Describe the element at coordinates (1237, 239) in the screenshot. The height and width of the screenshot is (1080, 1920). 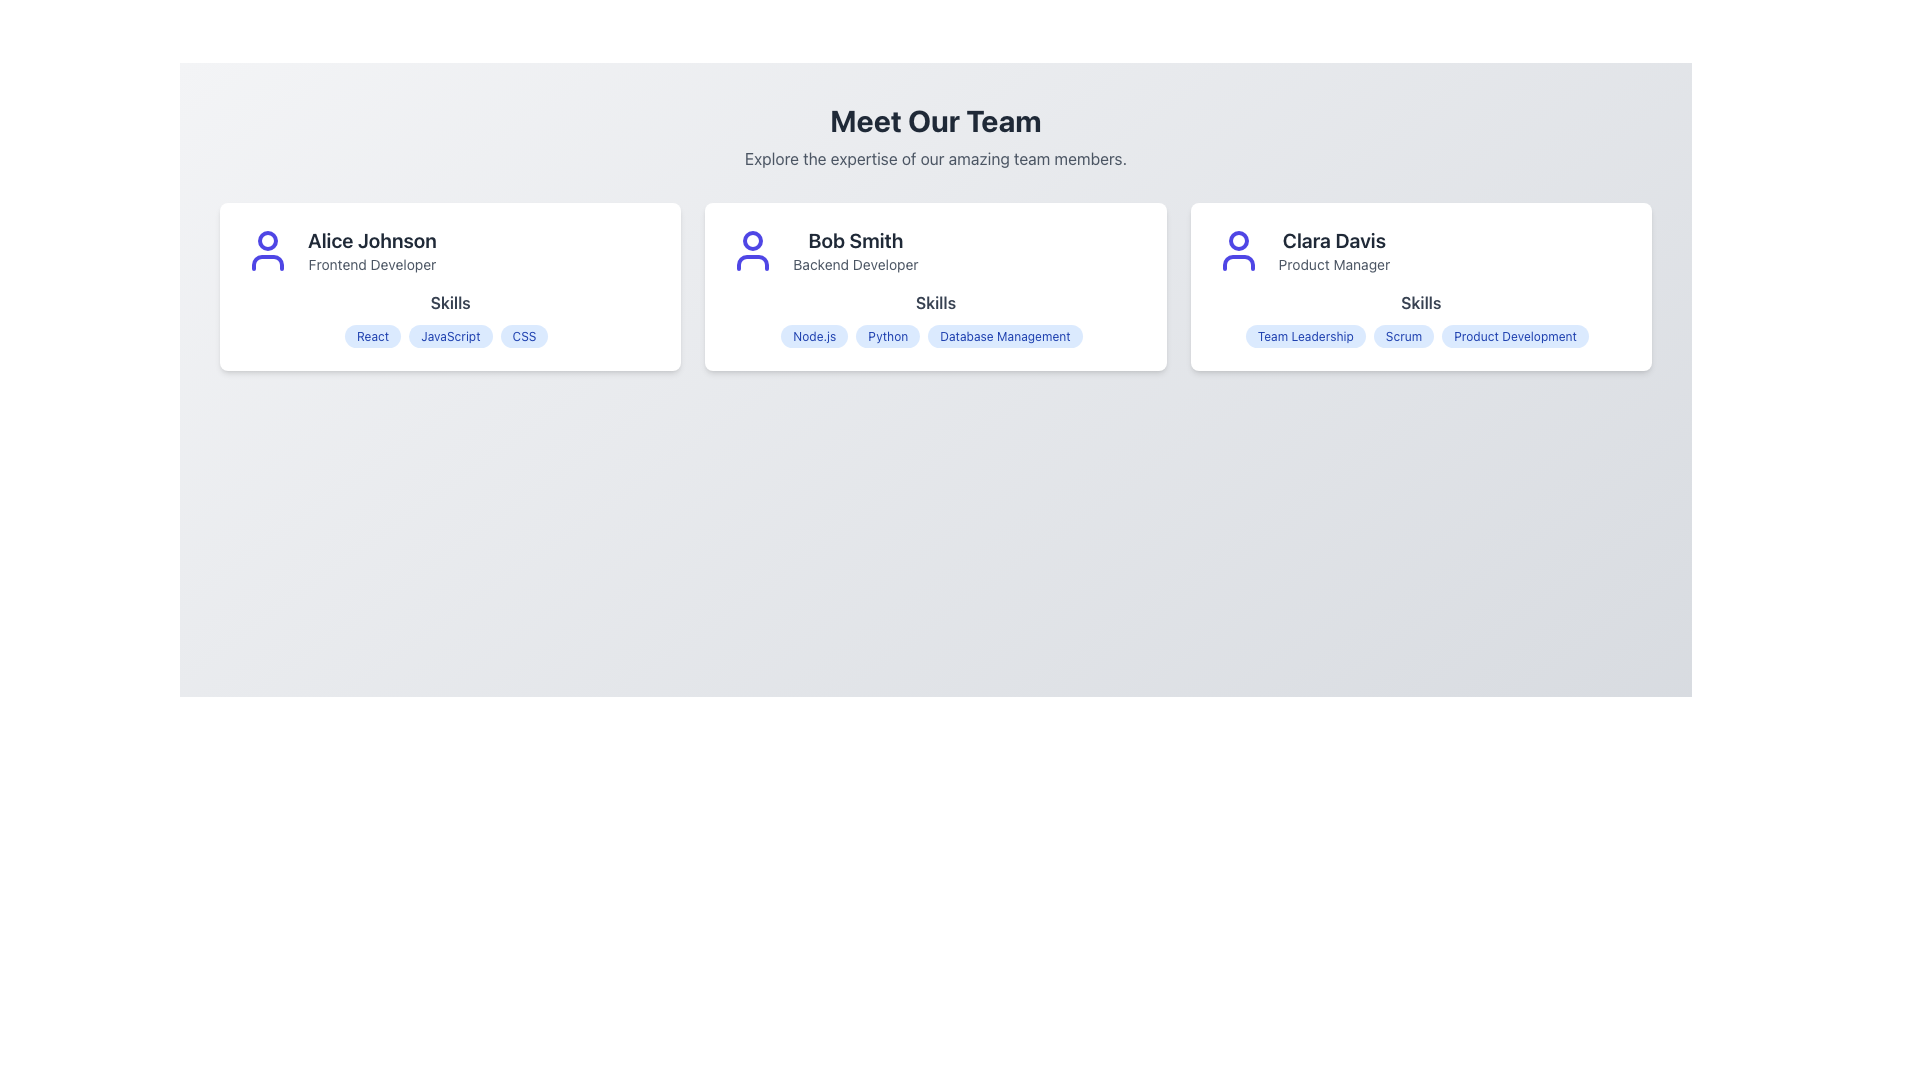
I see `the small circular graphic shape located at the center of the head portion of the avatar icon representing Clara Davis, a Product Manager, in the top-left corner of the third card from the left` at that location.